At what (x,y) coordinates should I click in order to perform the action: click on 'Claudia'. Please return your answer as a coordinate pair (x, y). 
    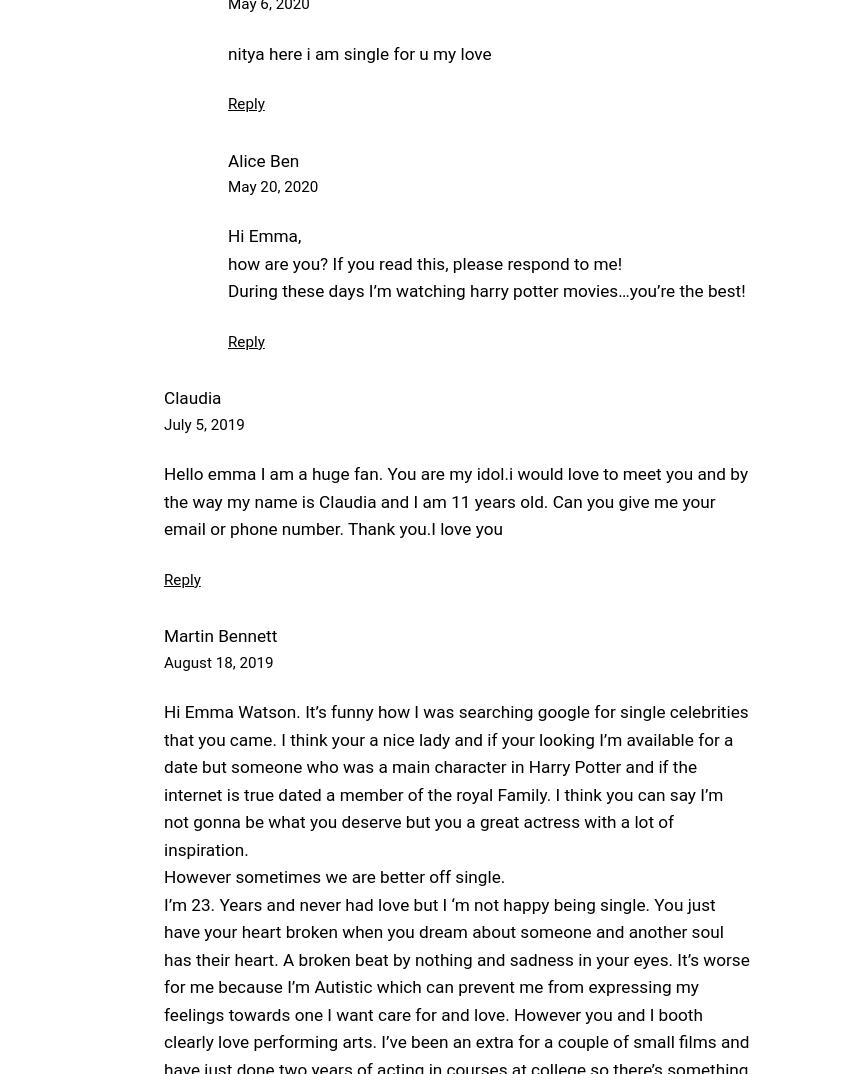
    Looking at the image, I should click on (191, 398).